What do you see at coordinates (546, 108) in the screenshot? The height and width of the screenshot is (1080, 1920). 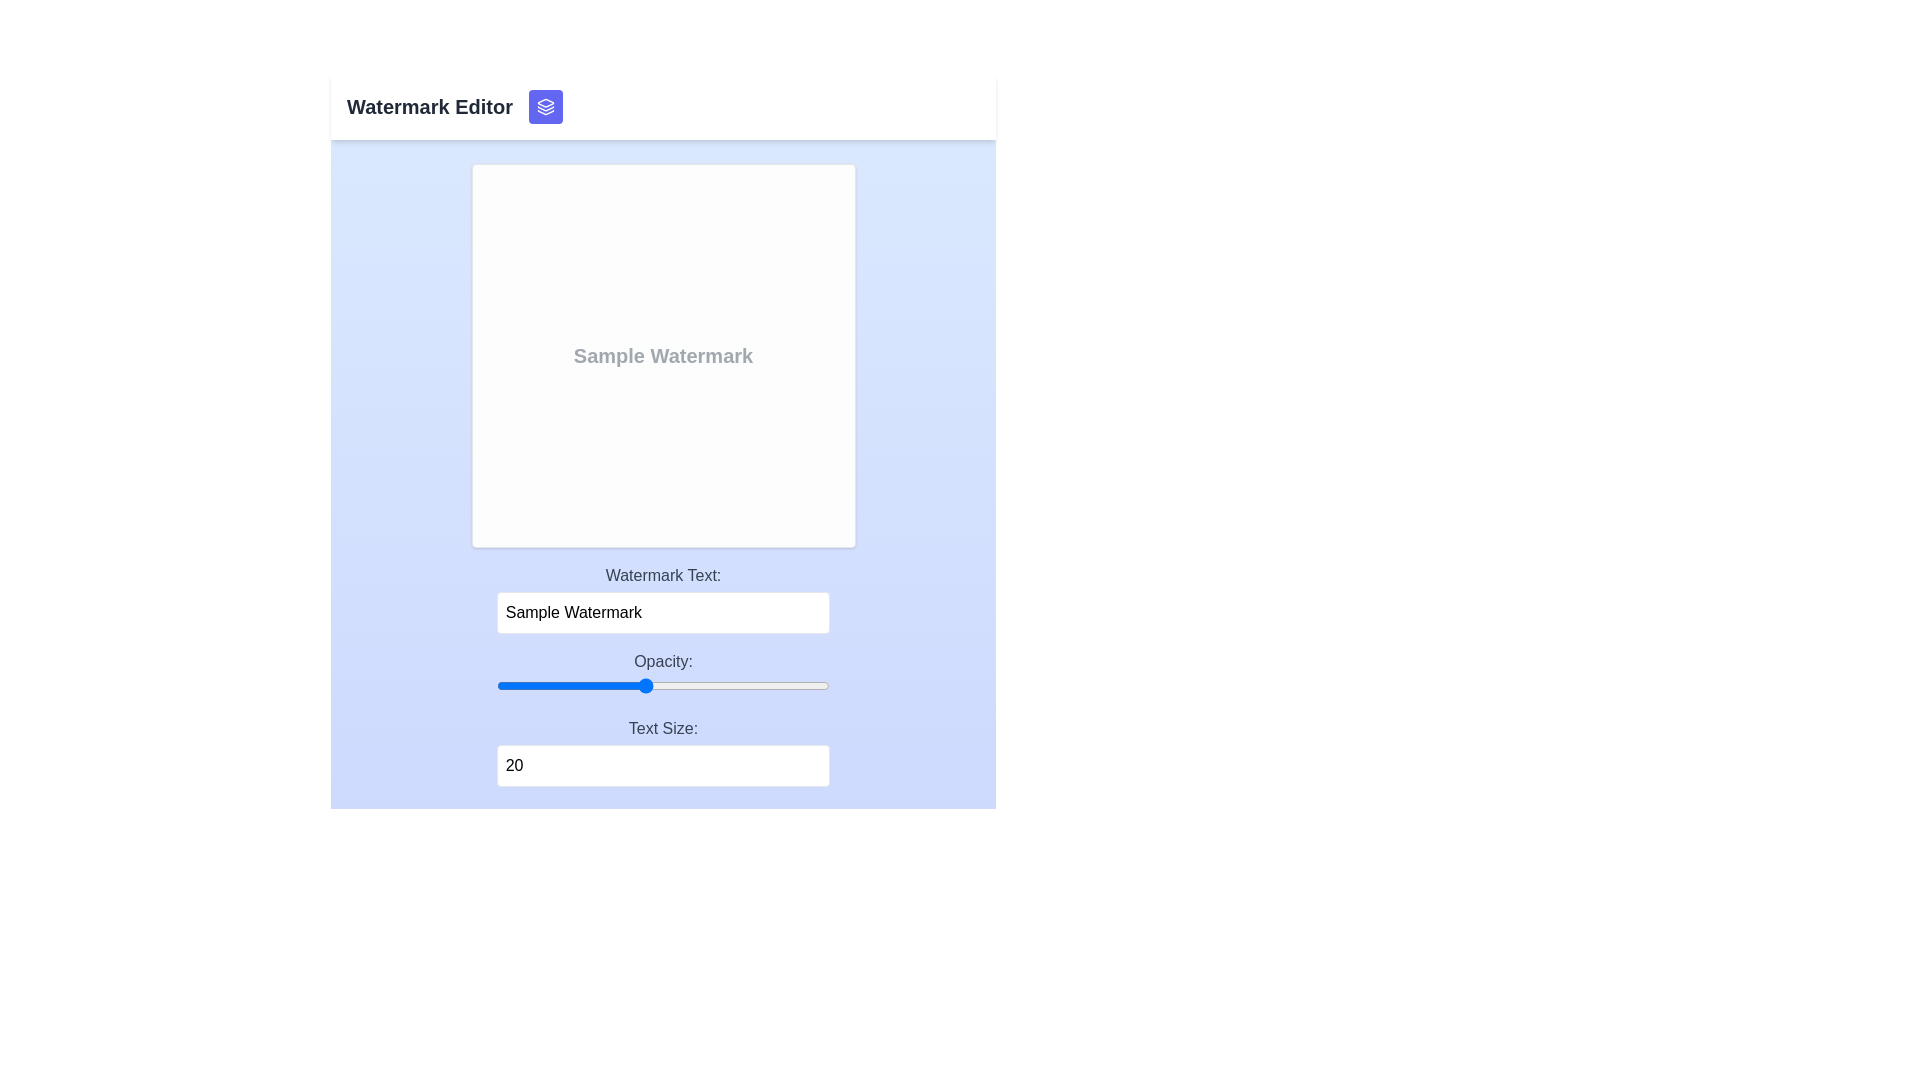 I see `the middle icon shape representing layered objects in the Watermark Editor, located in the top-right corner` at bounding box center [546, 108].